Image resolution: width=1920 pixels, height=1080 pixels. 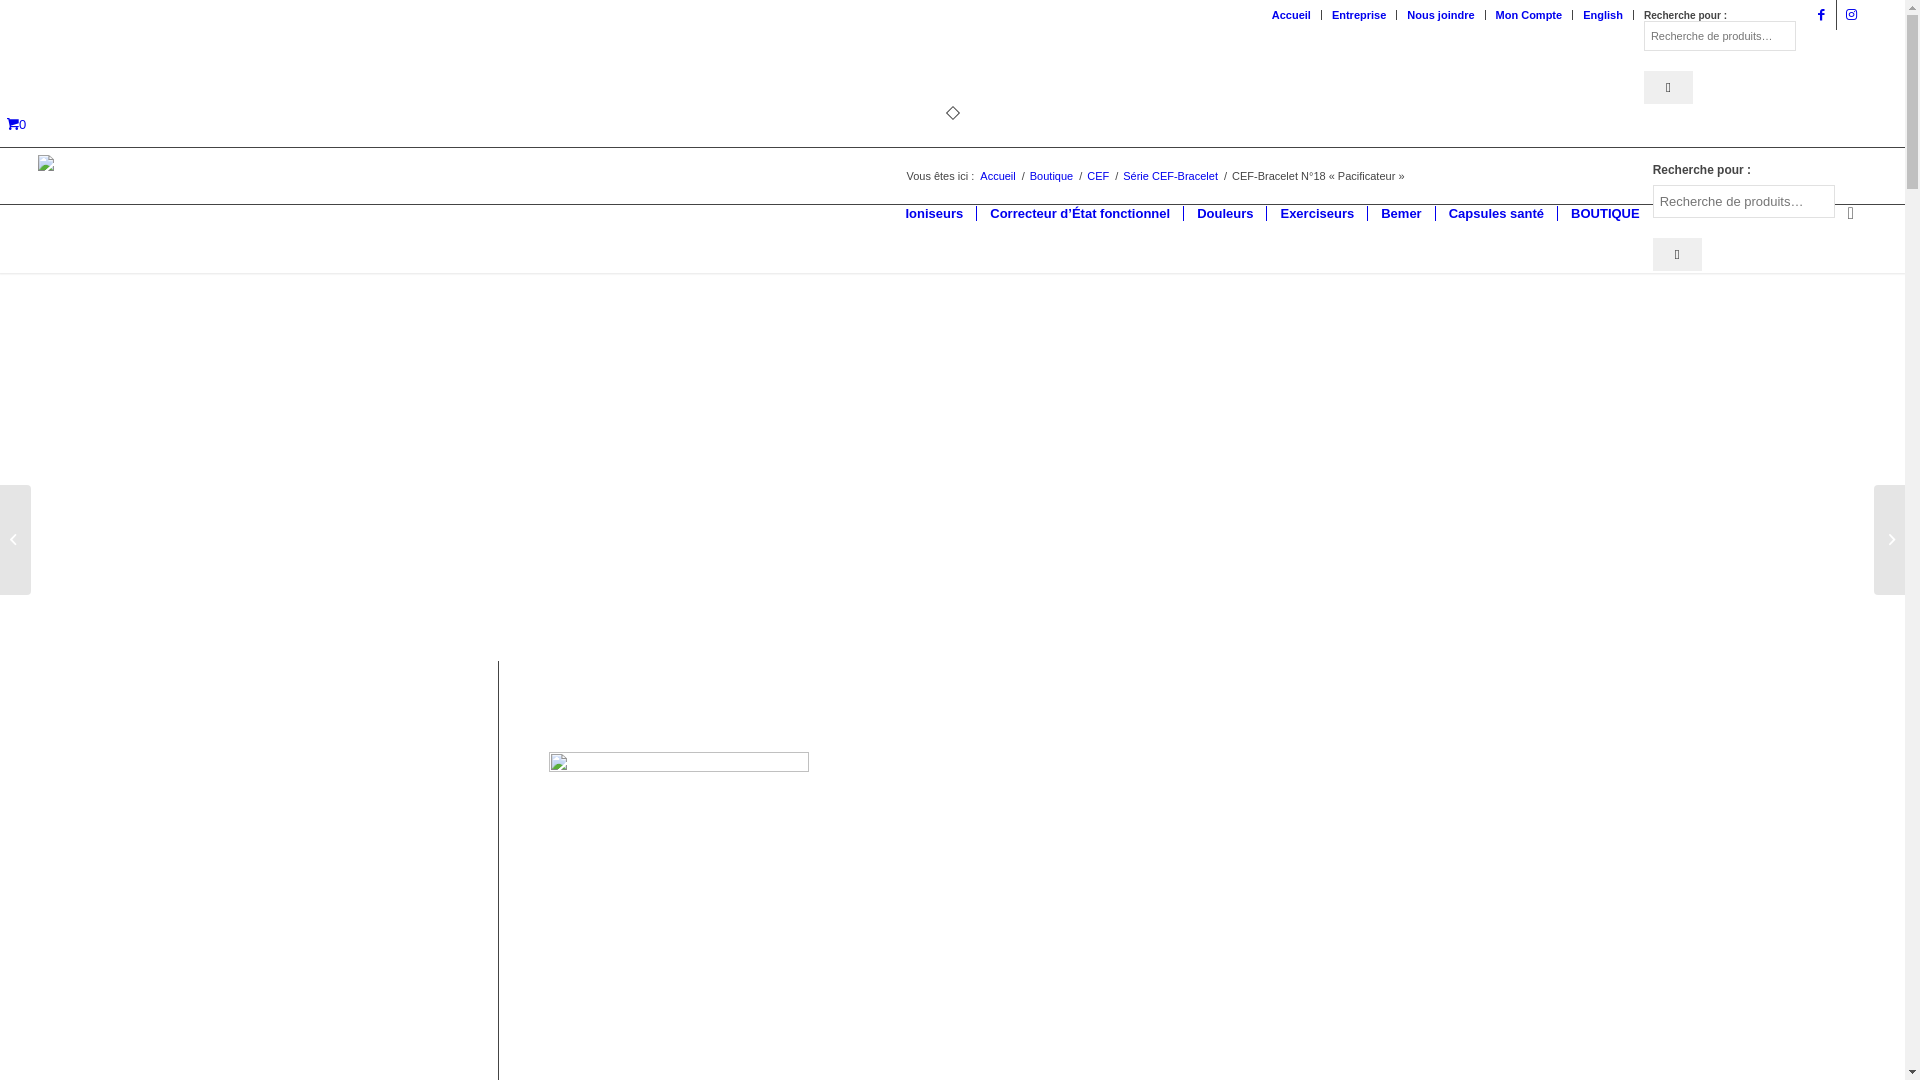 I want to click on 'Accueil', so click(x=997, y=175).